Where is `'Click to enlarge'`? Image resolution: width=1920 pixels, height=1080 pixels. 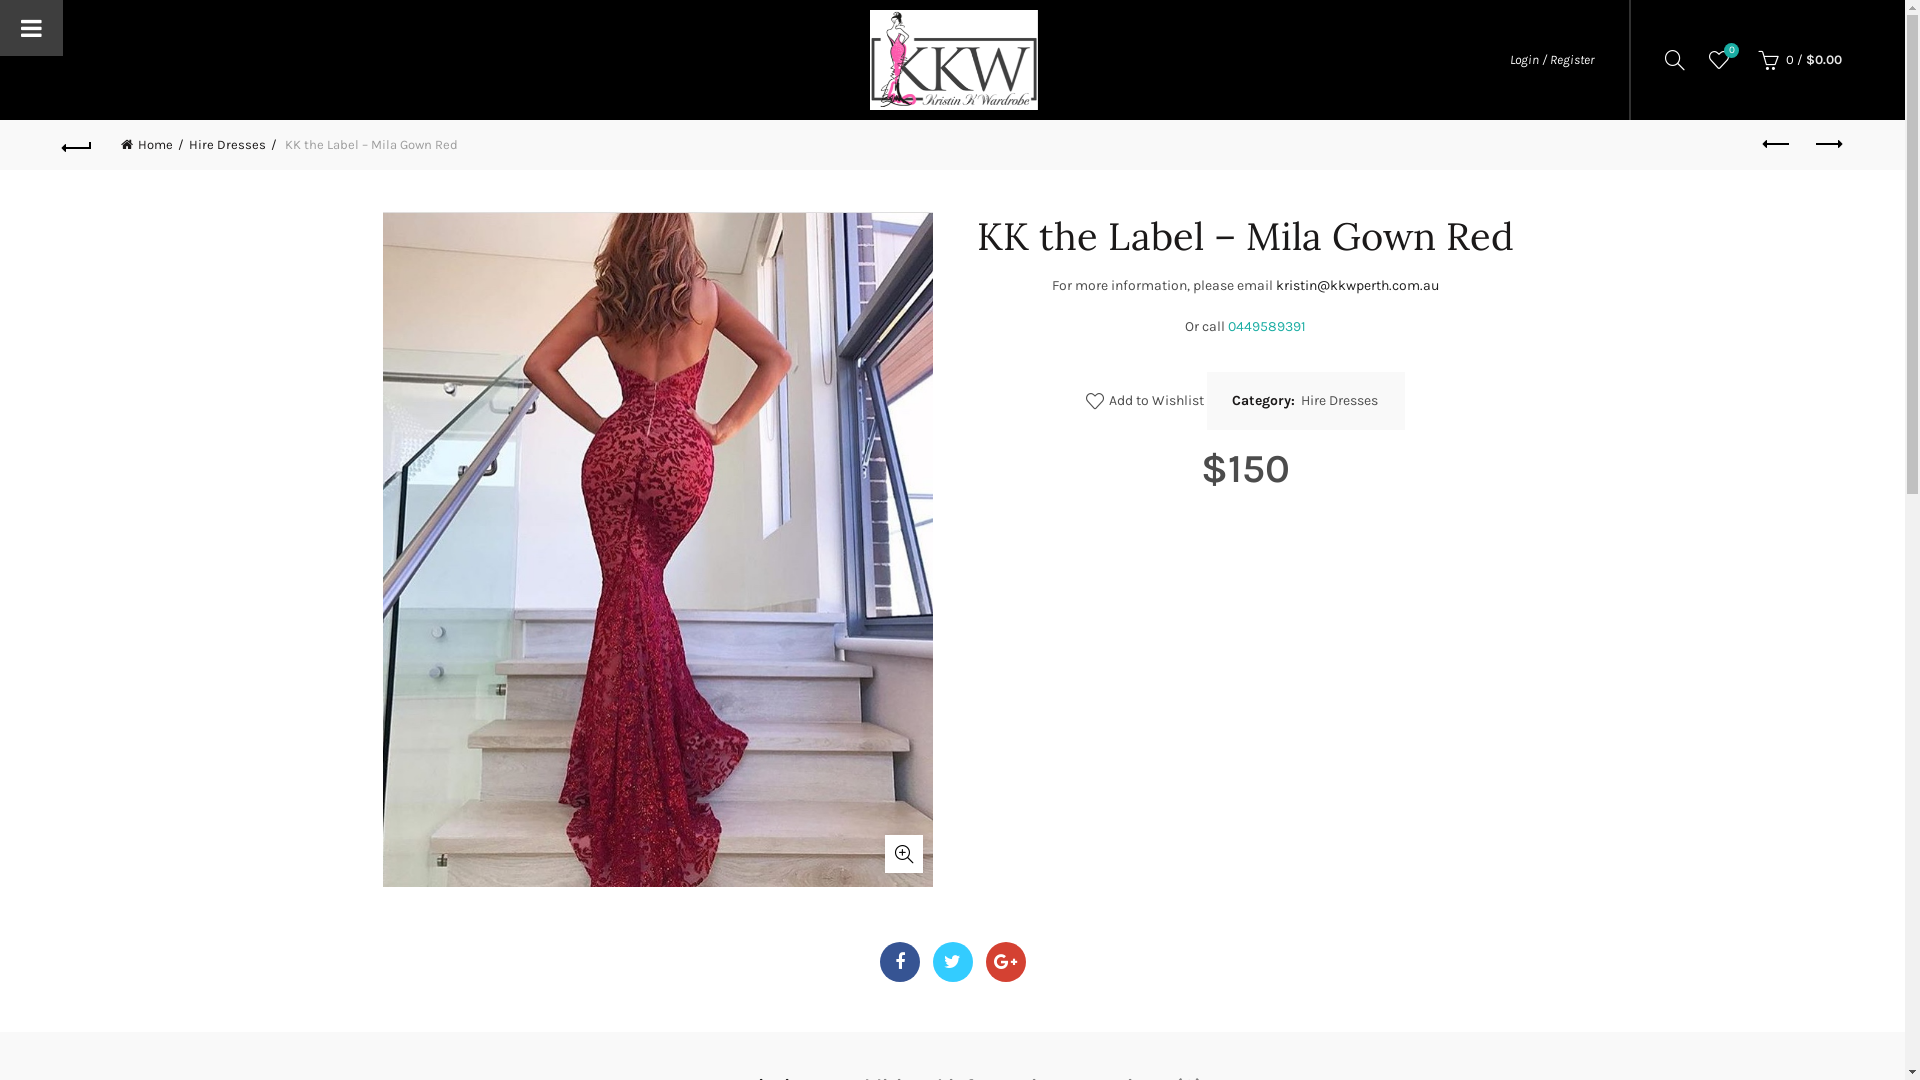
'Click to enlarge' is located at coordinates (901, 853).